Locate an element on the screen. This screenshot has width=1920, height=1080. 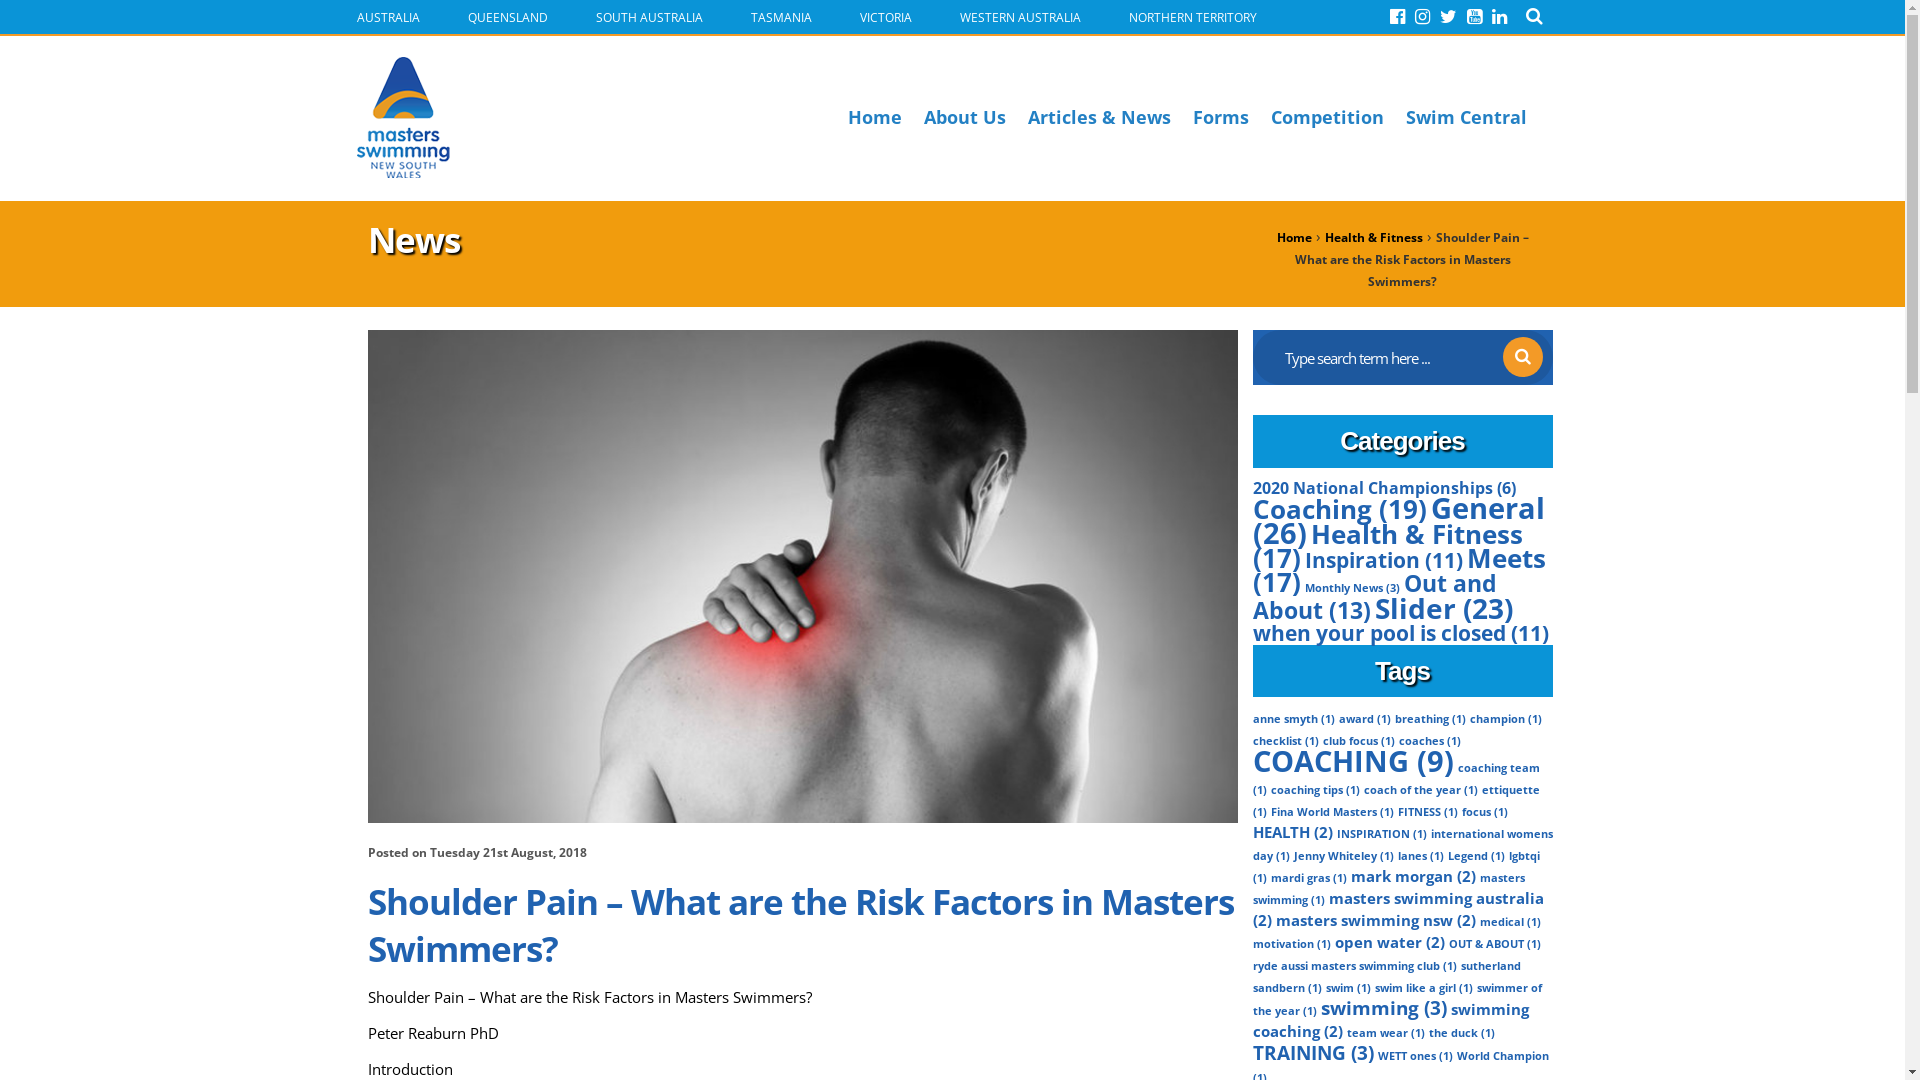
'Swim Central' is located at coordinates (1405, 116).